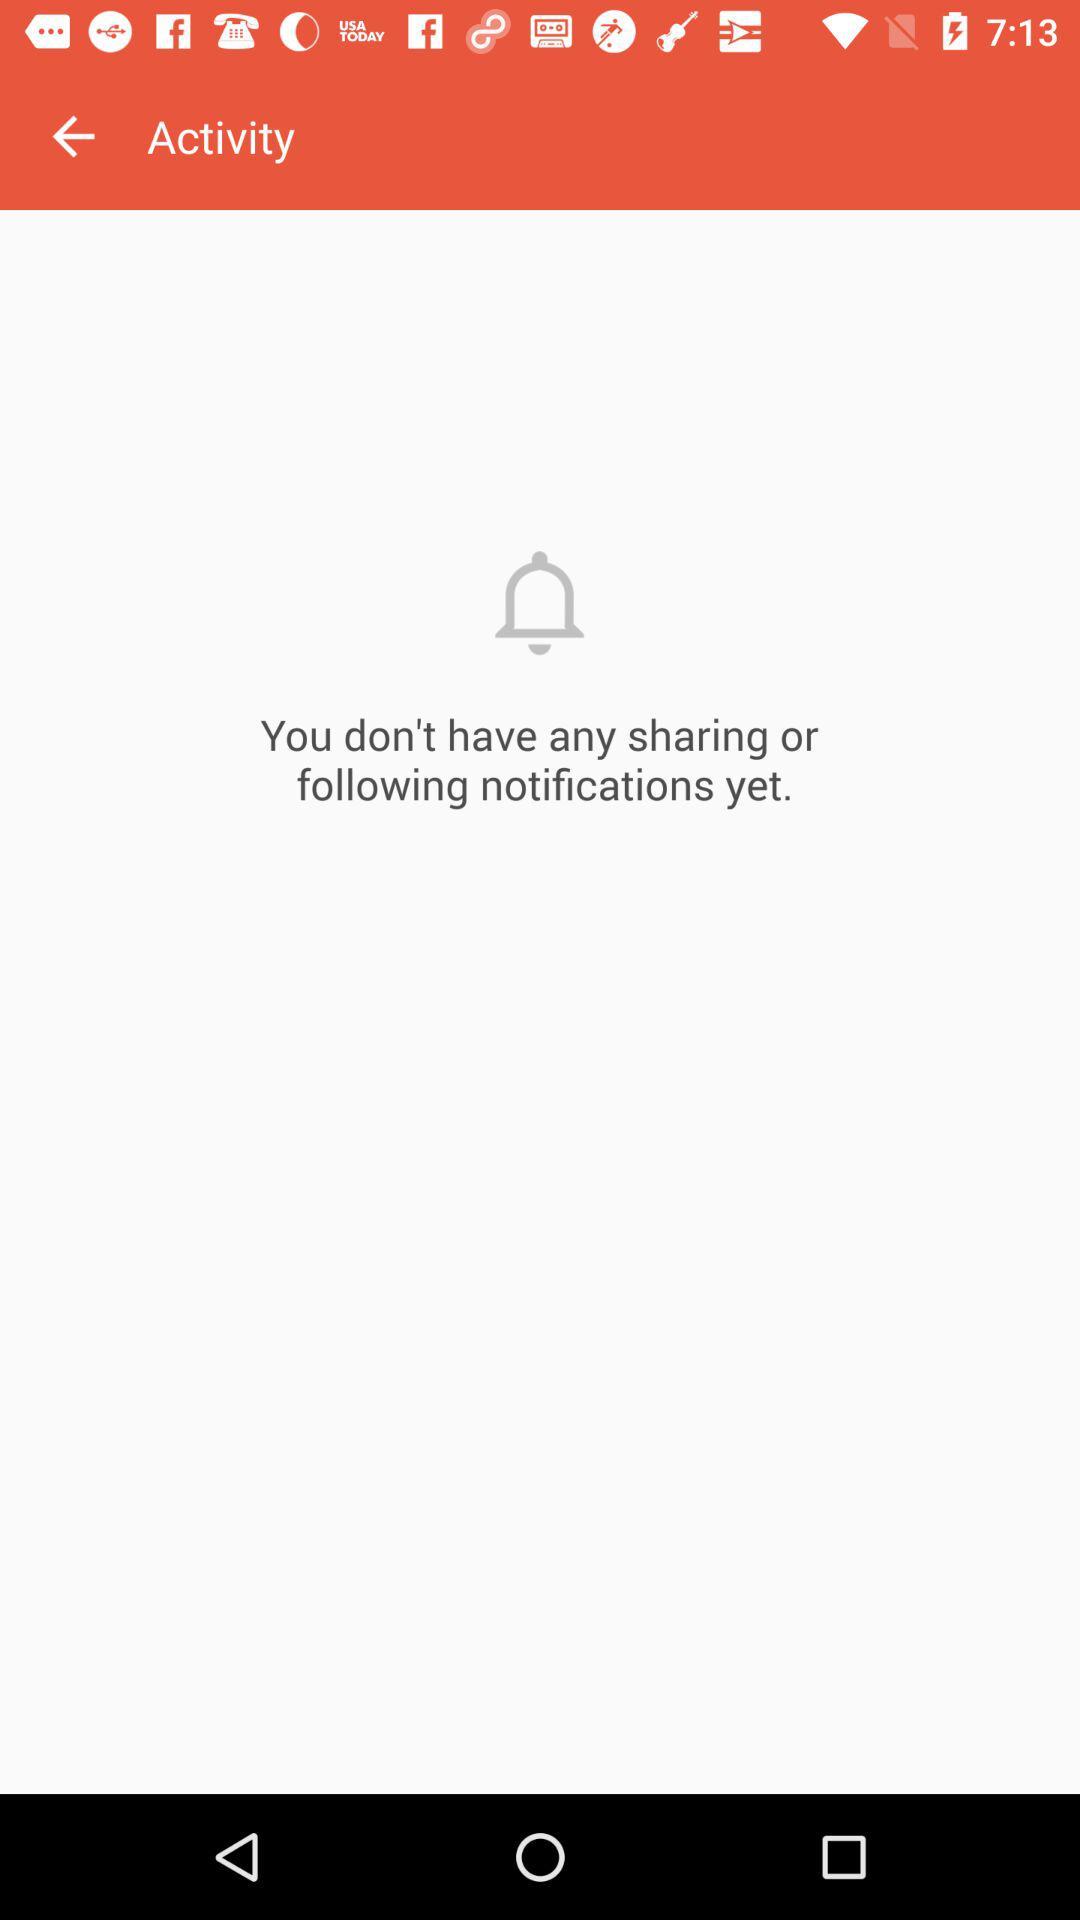 Image resolution: width=1080 pixels, height=1920 pixels. What do you see at coordinates (612, 135) in the screenshot?
I see `activity icon` at bounding box center [612, 135].